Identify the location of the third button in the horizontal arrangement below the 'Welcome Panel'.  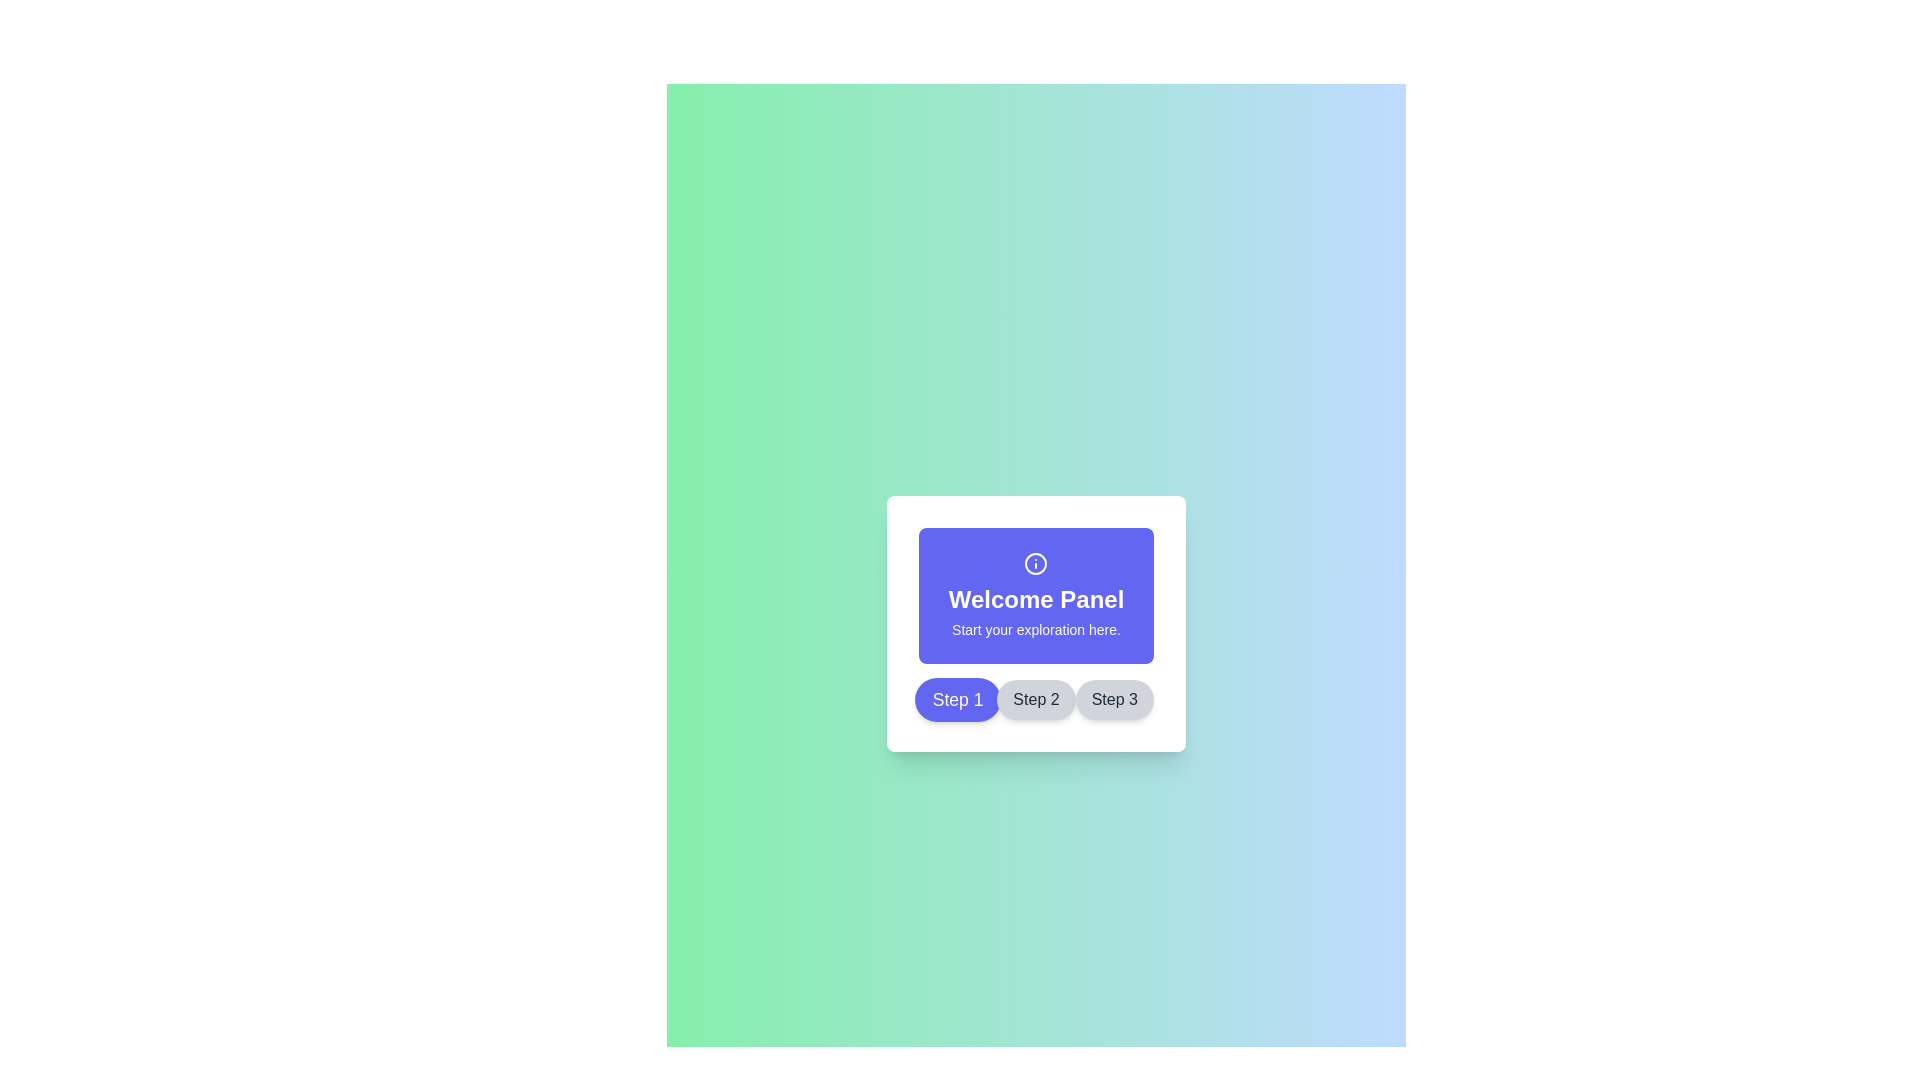
(1113, 698).